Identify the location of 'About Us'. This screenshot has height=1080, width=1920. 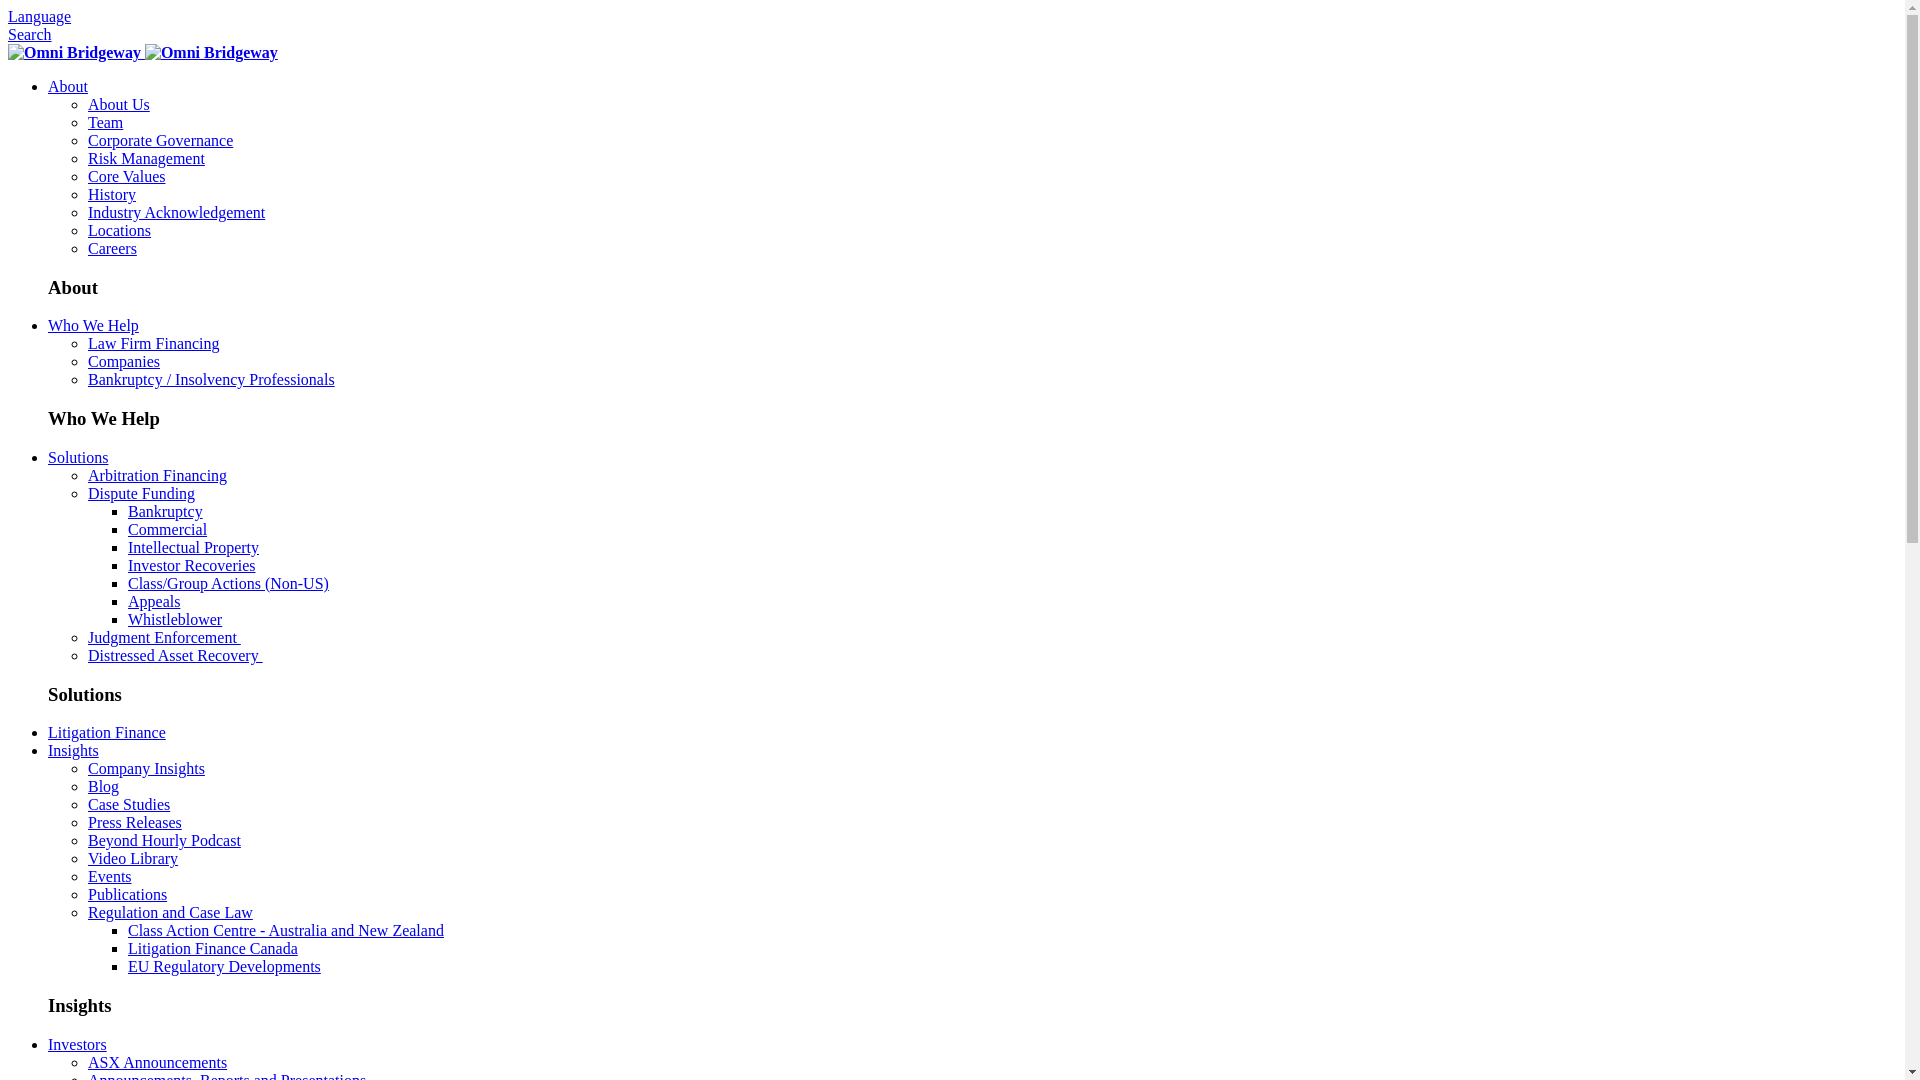
(118, 104).